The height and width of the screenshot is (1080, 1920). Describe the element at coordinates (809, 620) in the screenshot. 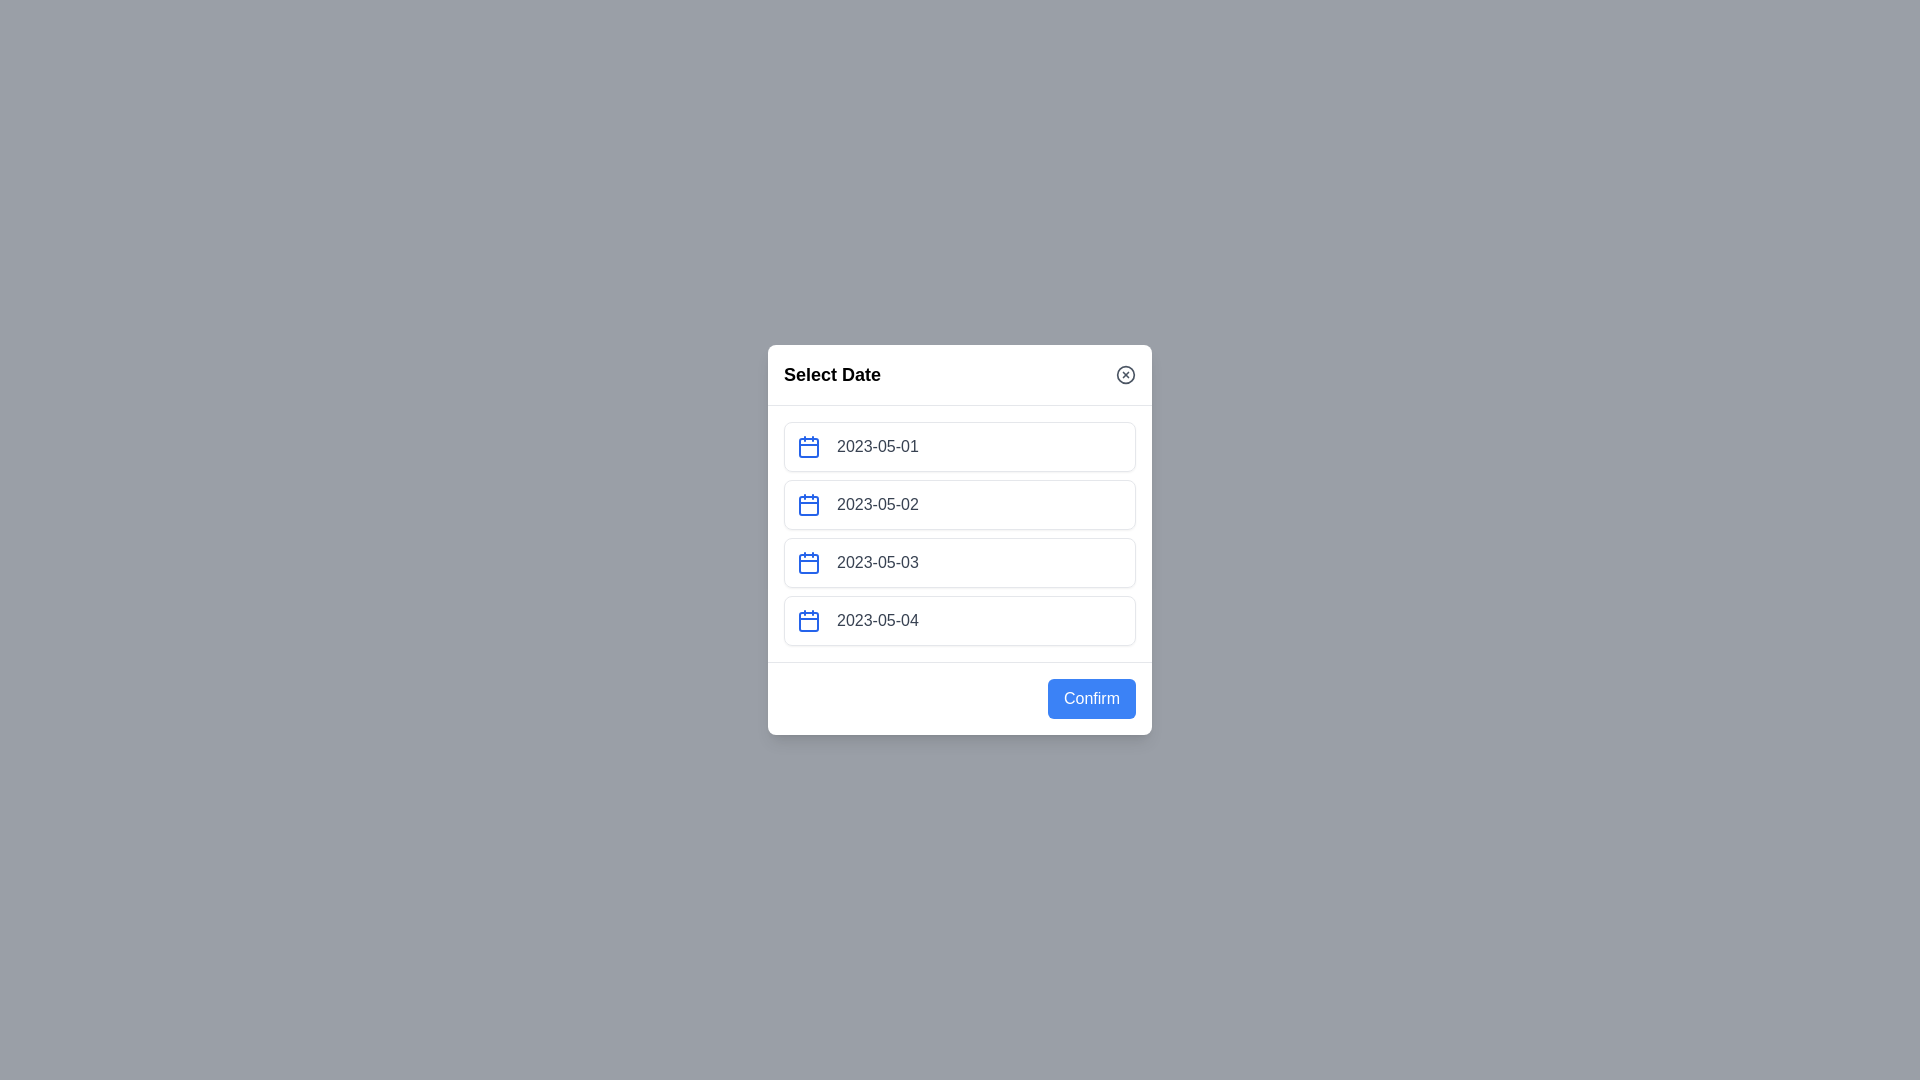

I see `the calendar icon next to the date 2023-05-04` at that location.